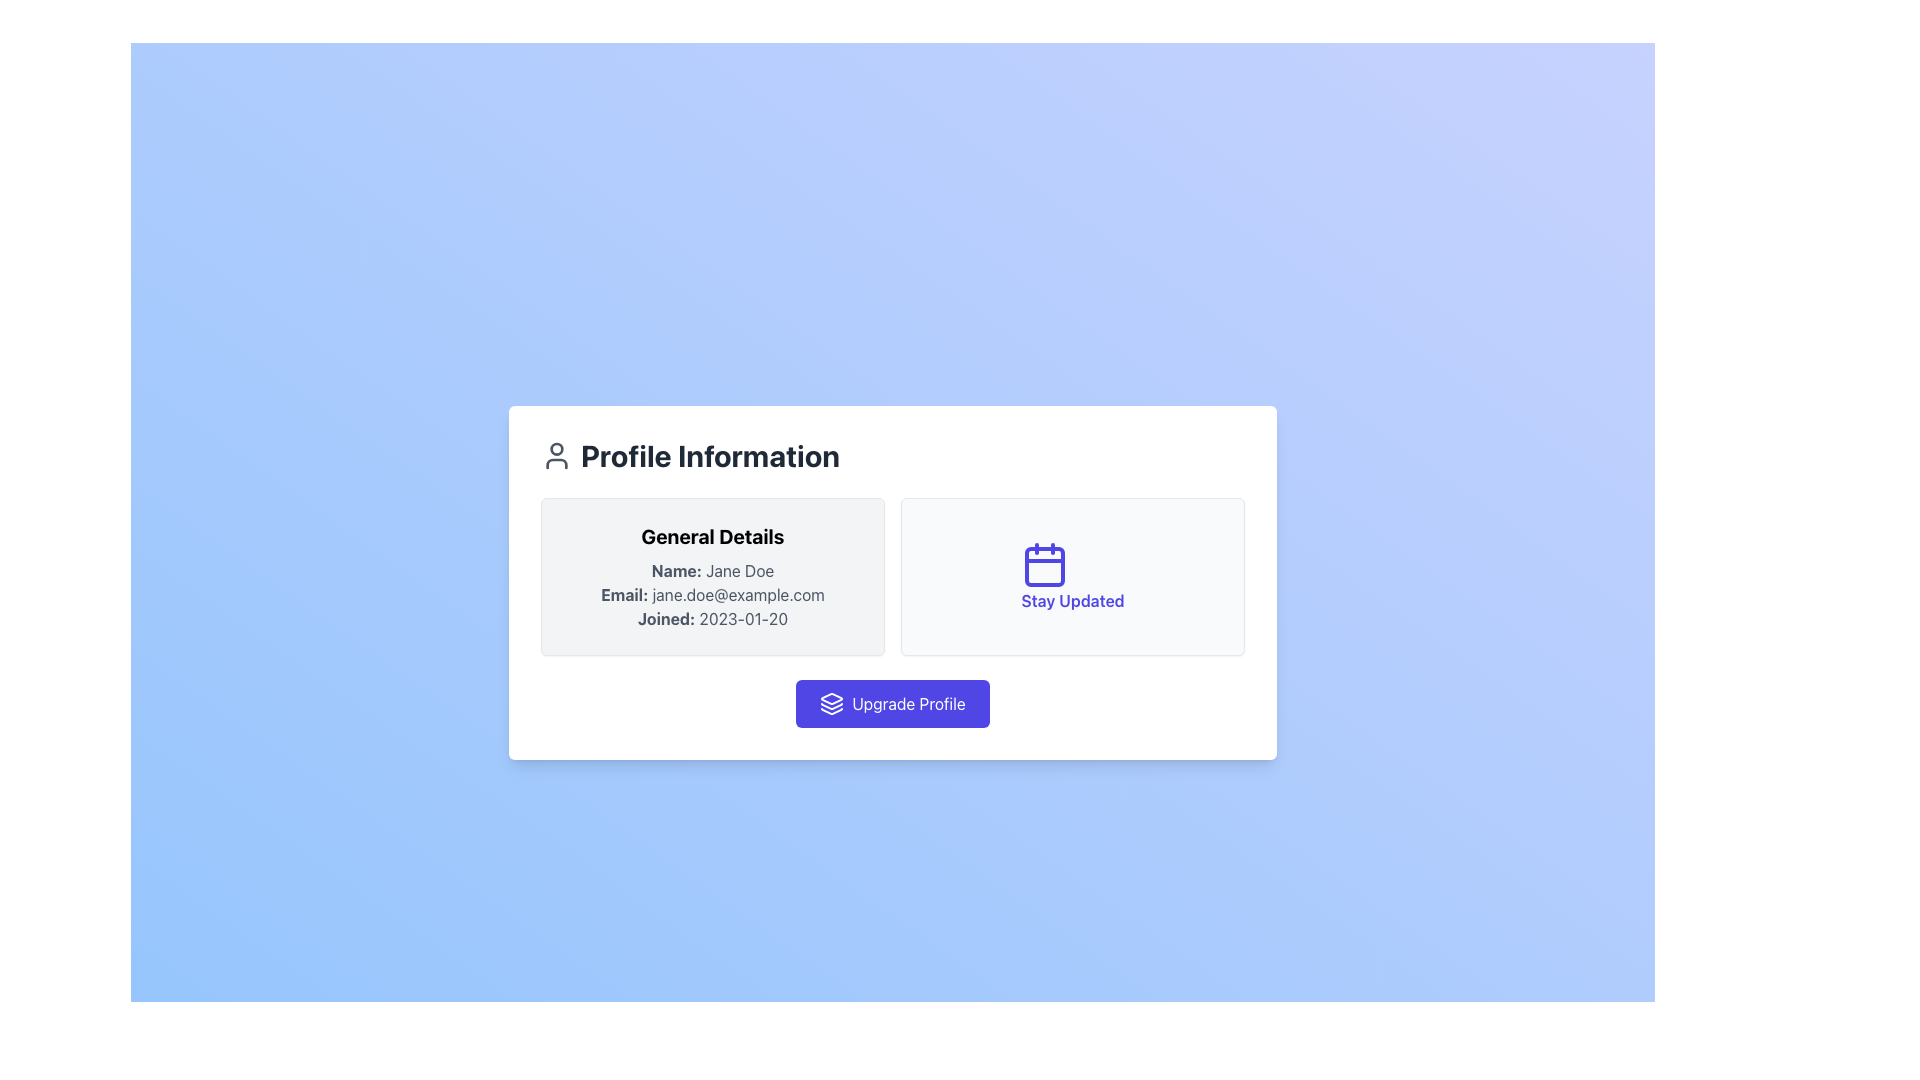  I want to click on the middle trapezoidal layer icon in the grayscale stack of graphical layers, so click(832, 705).